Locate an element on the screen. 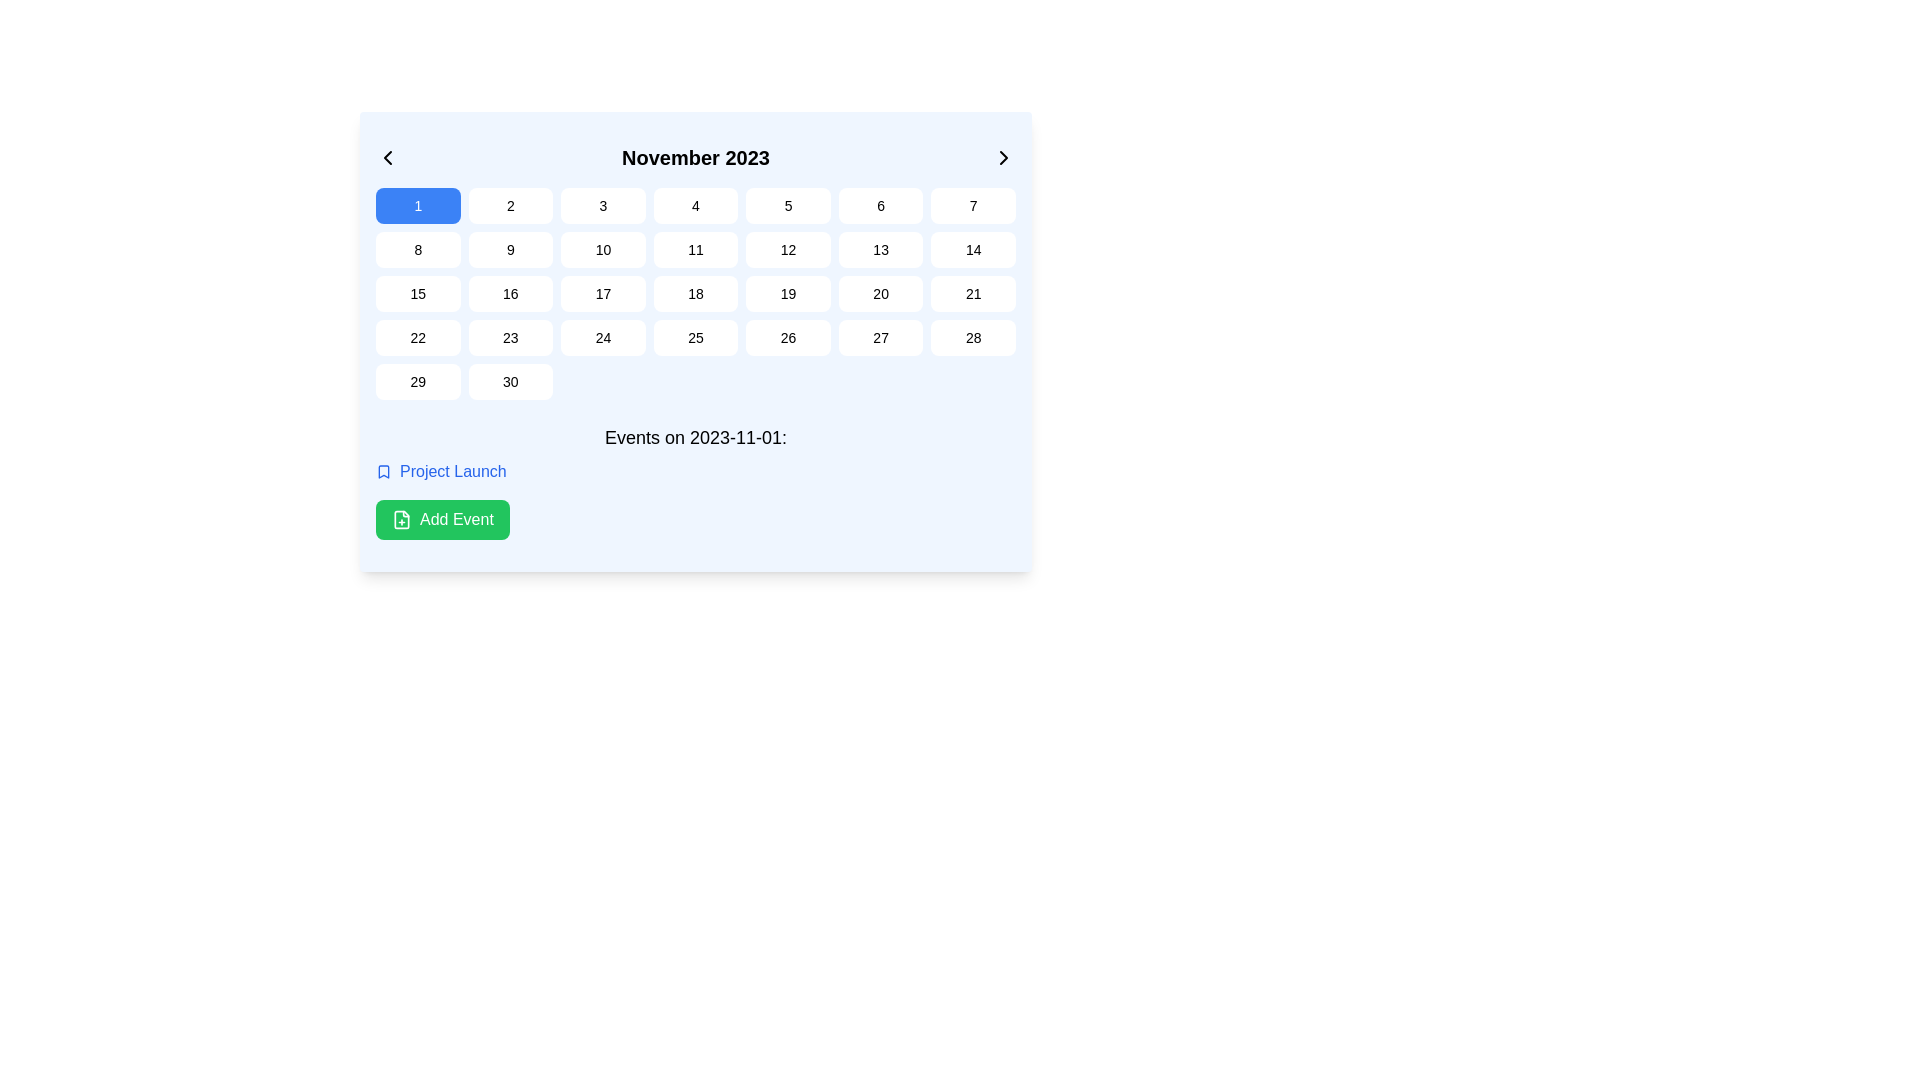 The width and height of the screenshot is (1920, 1080). the button representing the 22nd day of the month on the calendar interface is located at coordinates (417, 337).